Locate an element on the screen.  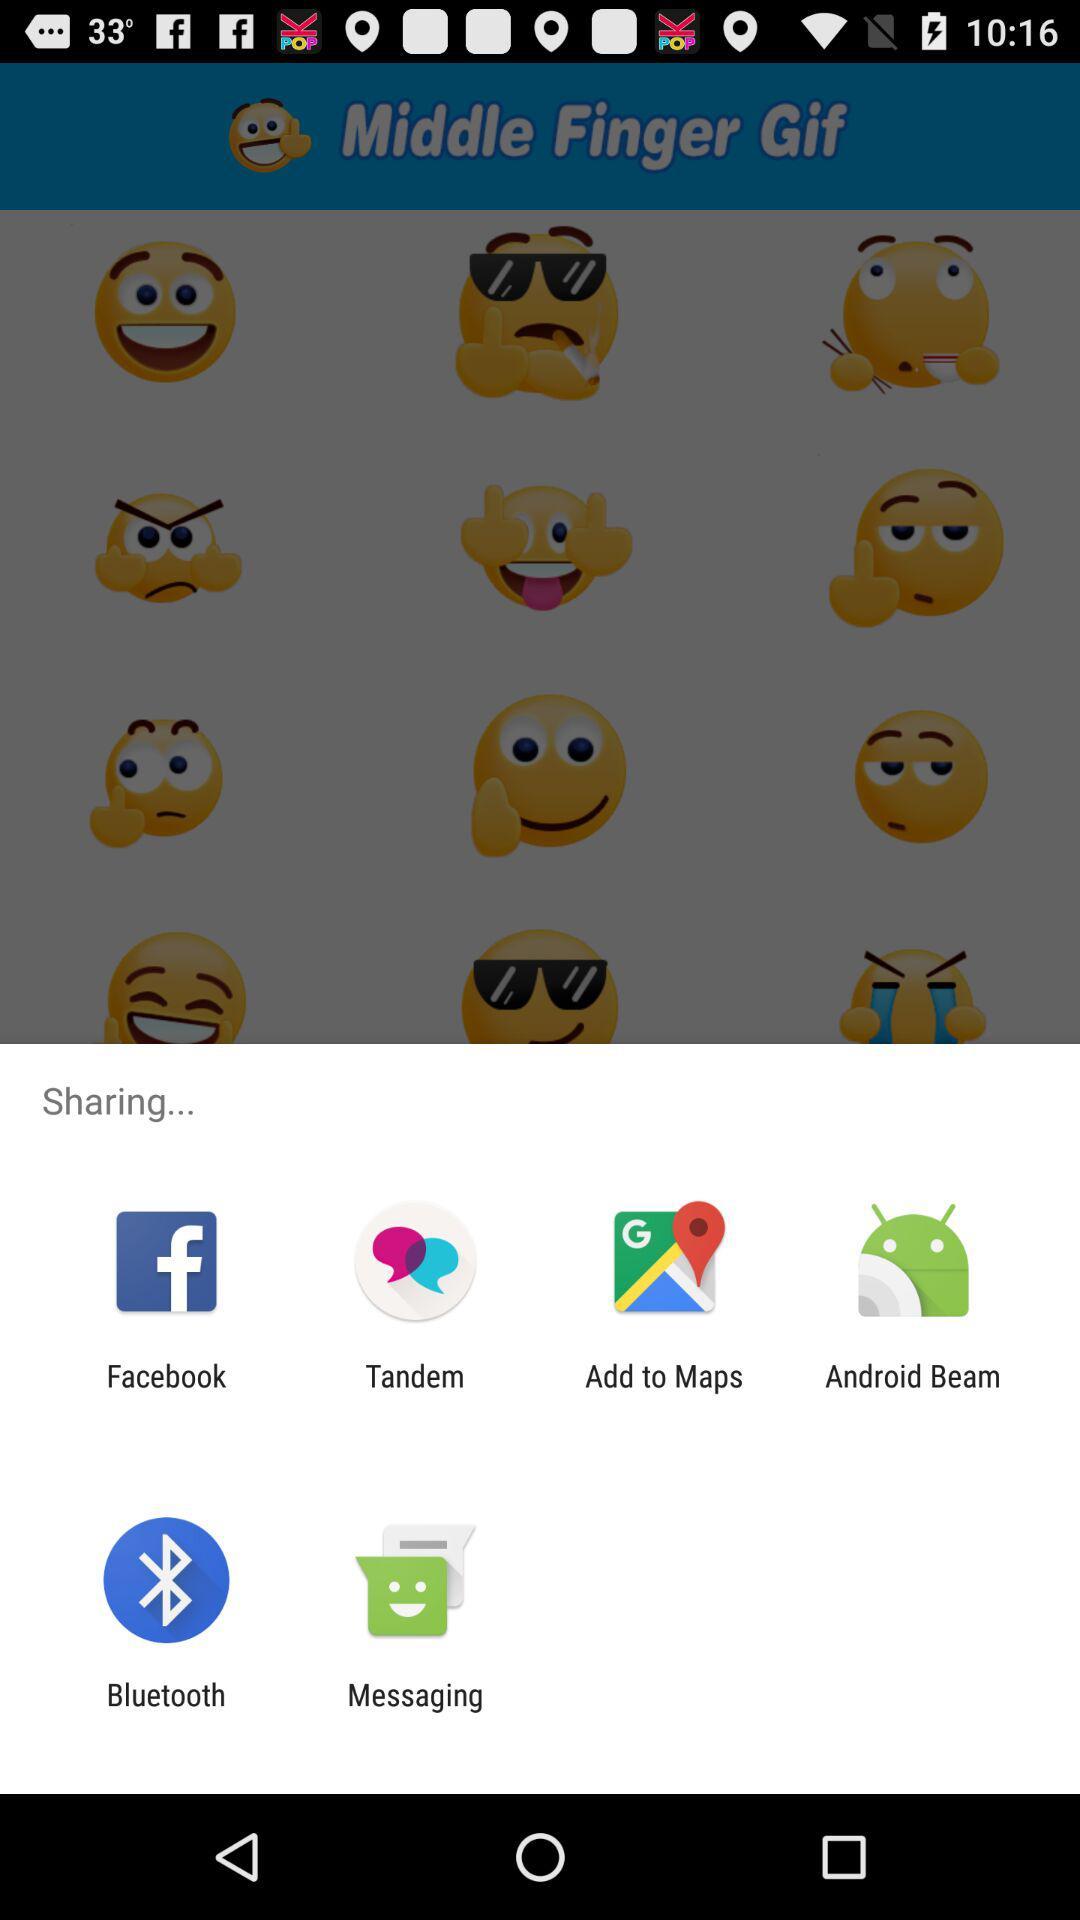
the icon to the right of bluetooth is located at coordinates (414, 1711).